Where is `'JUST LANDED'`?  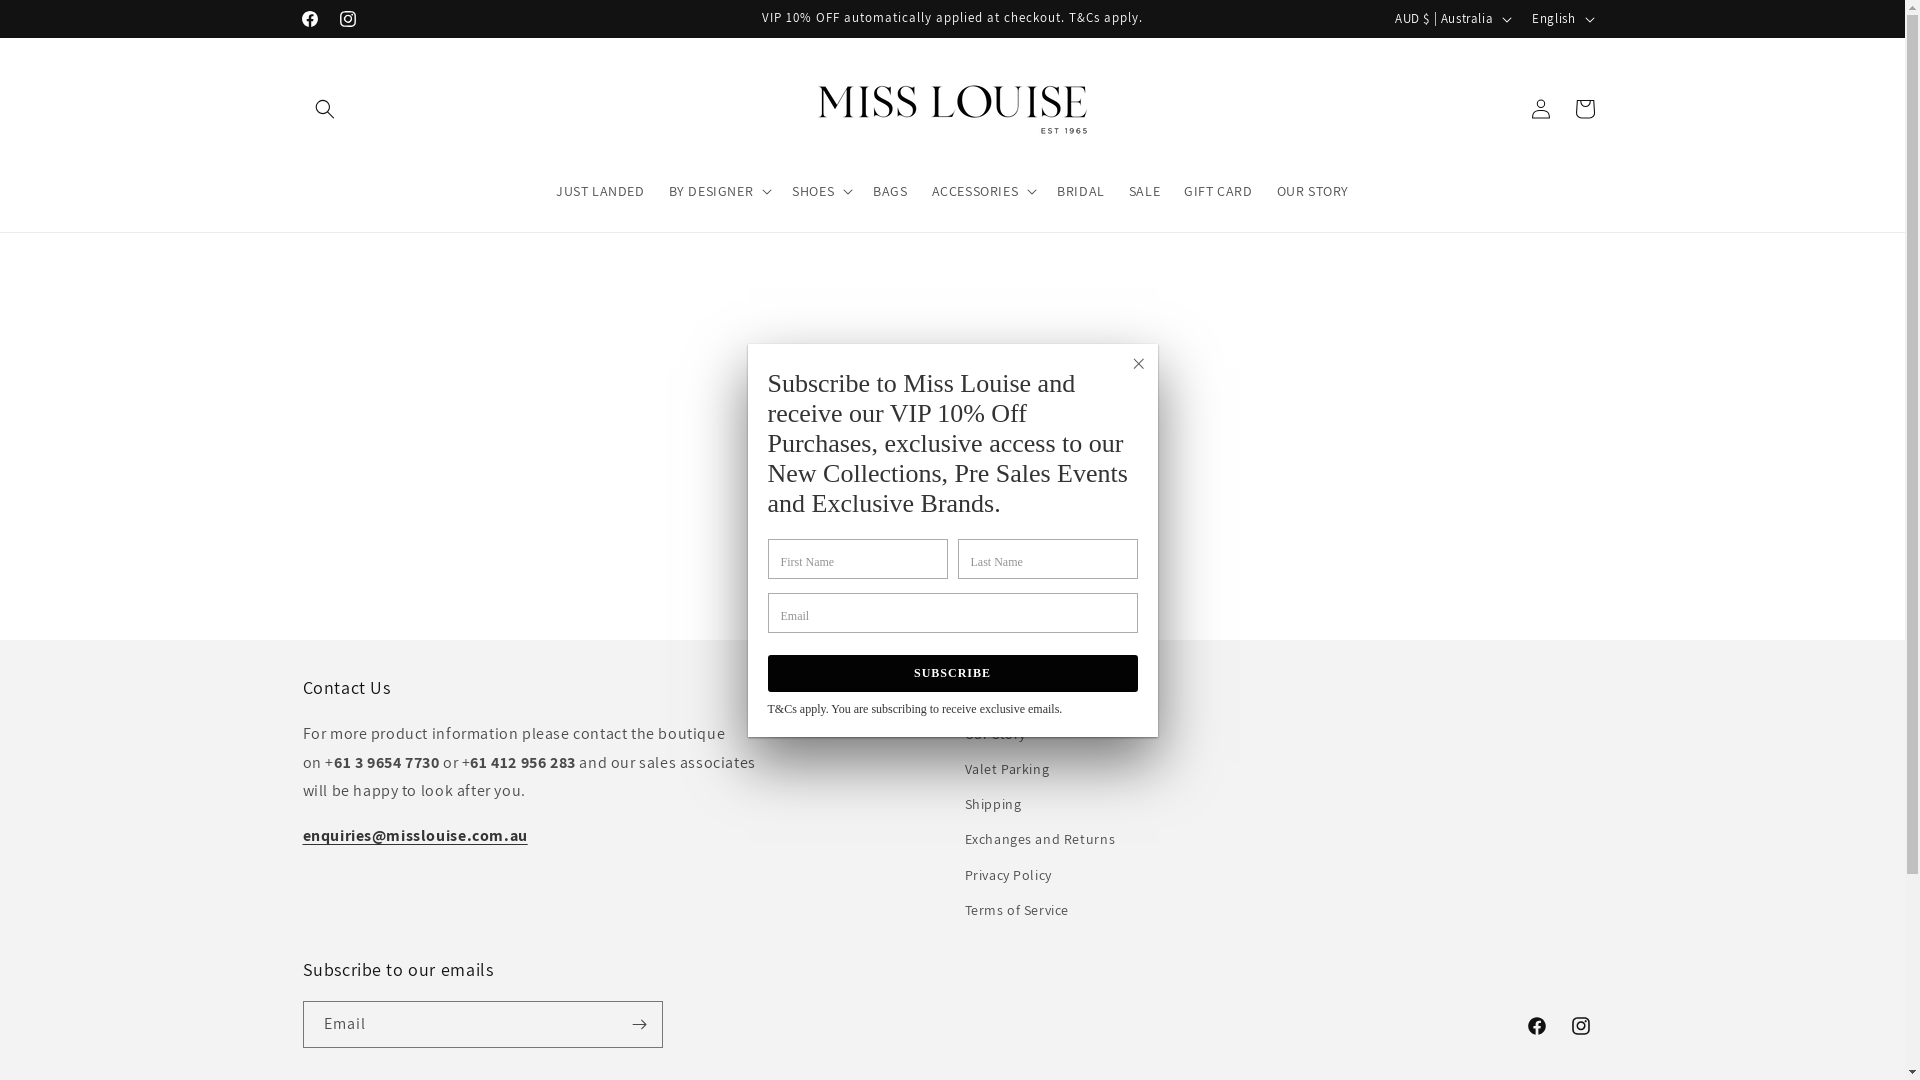
'JUST LANDED' is located at coordinates (543, 191).